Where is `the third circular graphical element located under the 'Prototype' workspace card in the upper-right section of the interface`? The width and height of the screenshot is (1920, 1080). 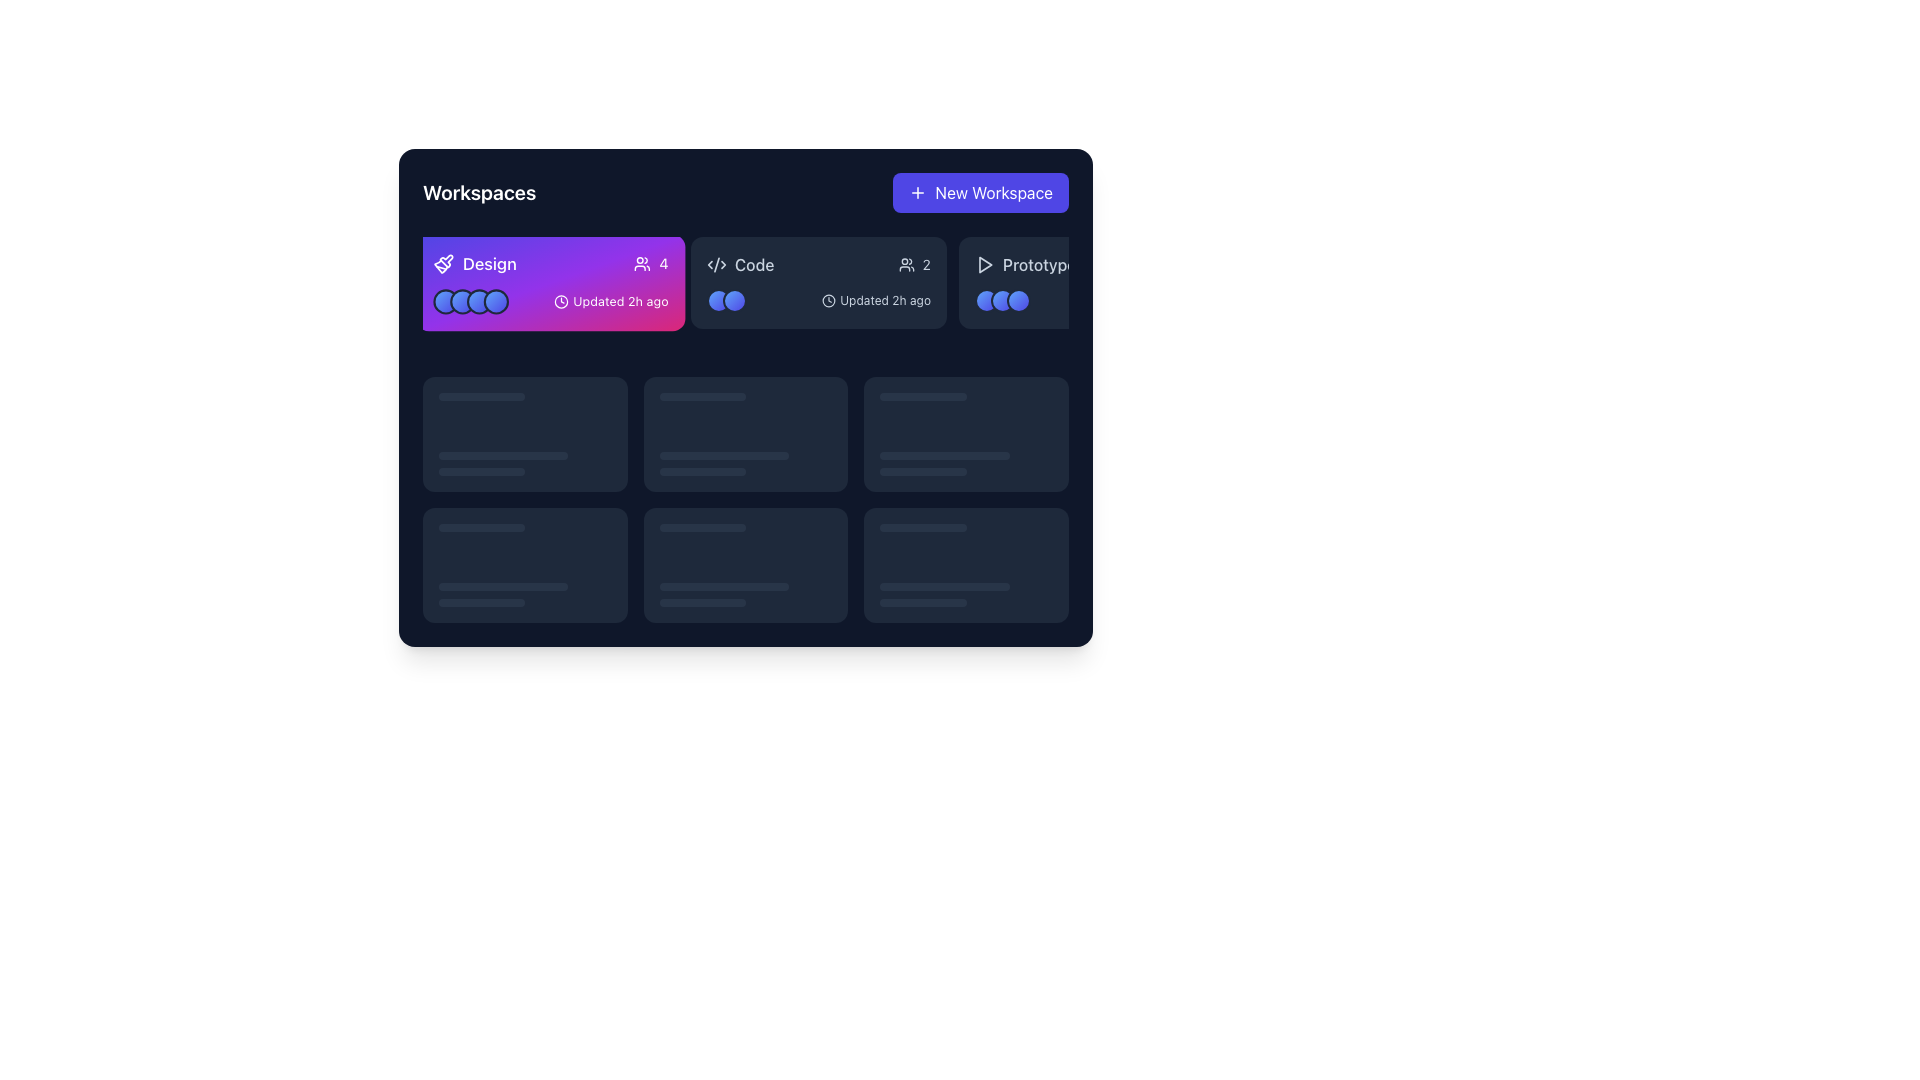 the third circular graphical element located under the 'Prototype' workspace card in the upper-right section of the interface is located at coordinates (1018, 300).